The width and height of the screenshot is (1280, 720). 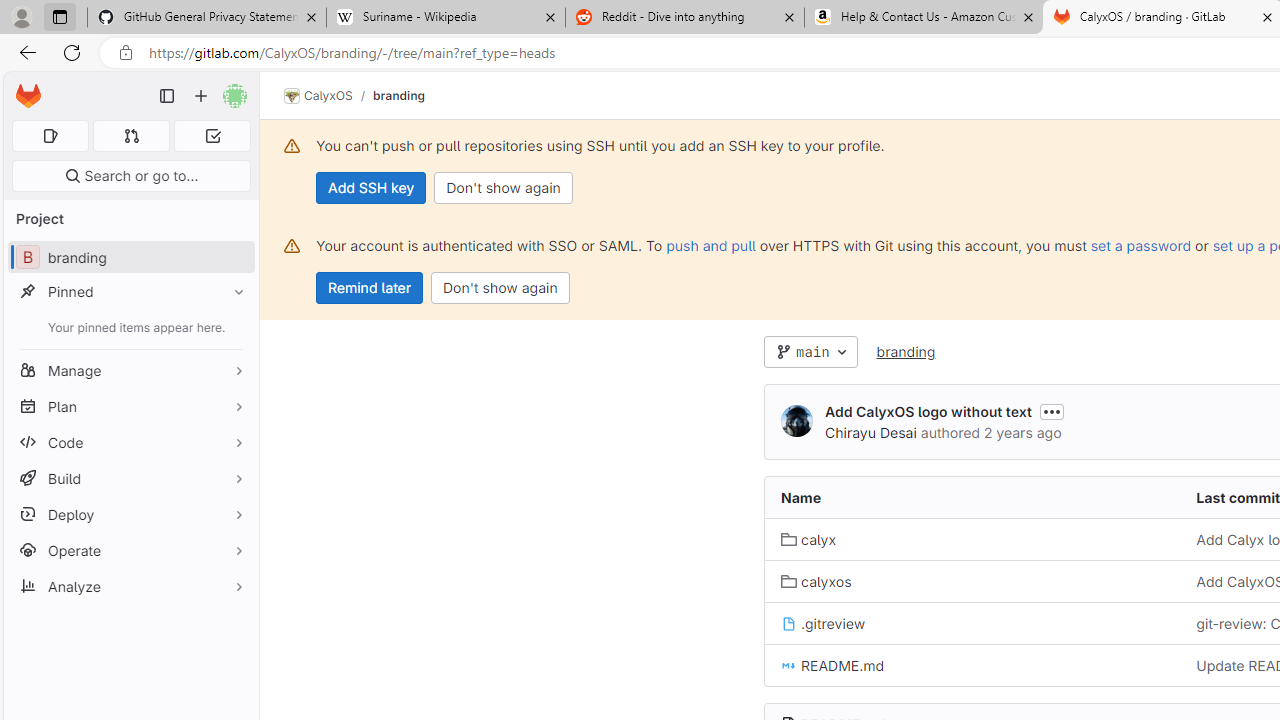 What do you see at coordinates (444, 17) in the screenshot?
I see `'Suriname - Wikipedia'` at bounding box center [444, 17].